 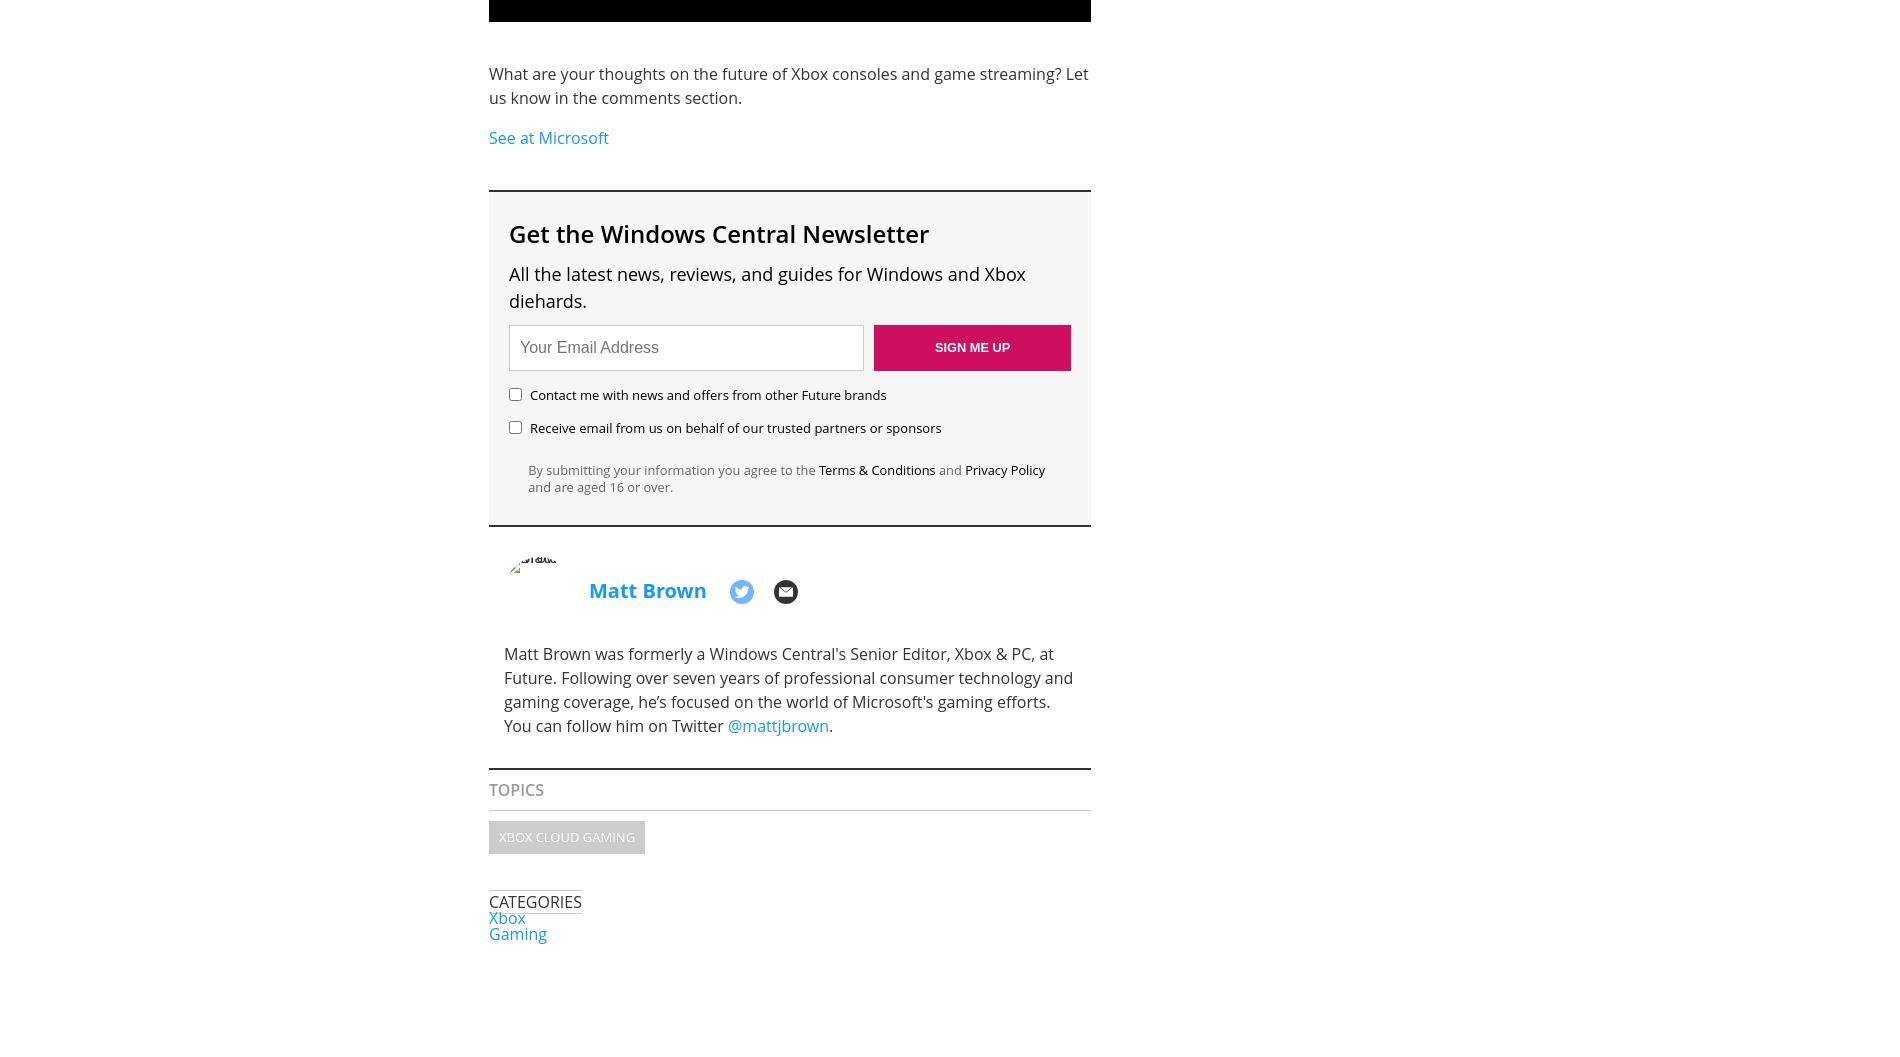 I want to click on 'Privacy Policy', so click(x=965, y=470).